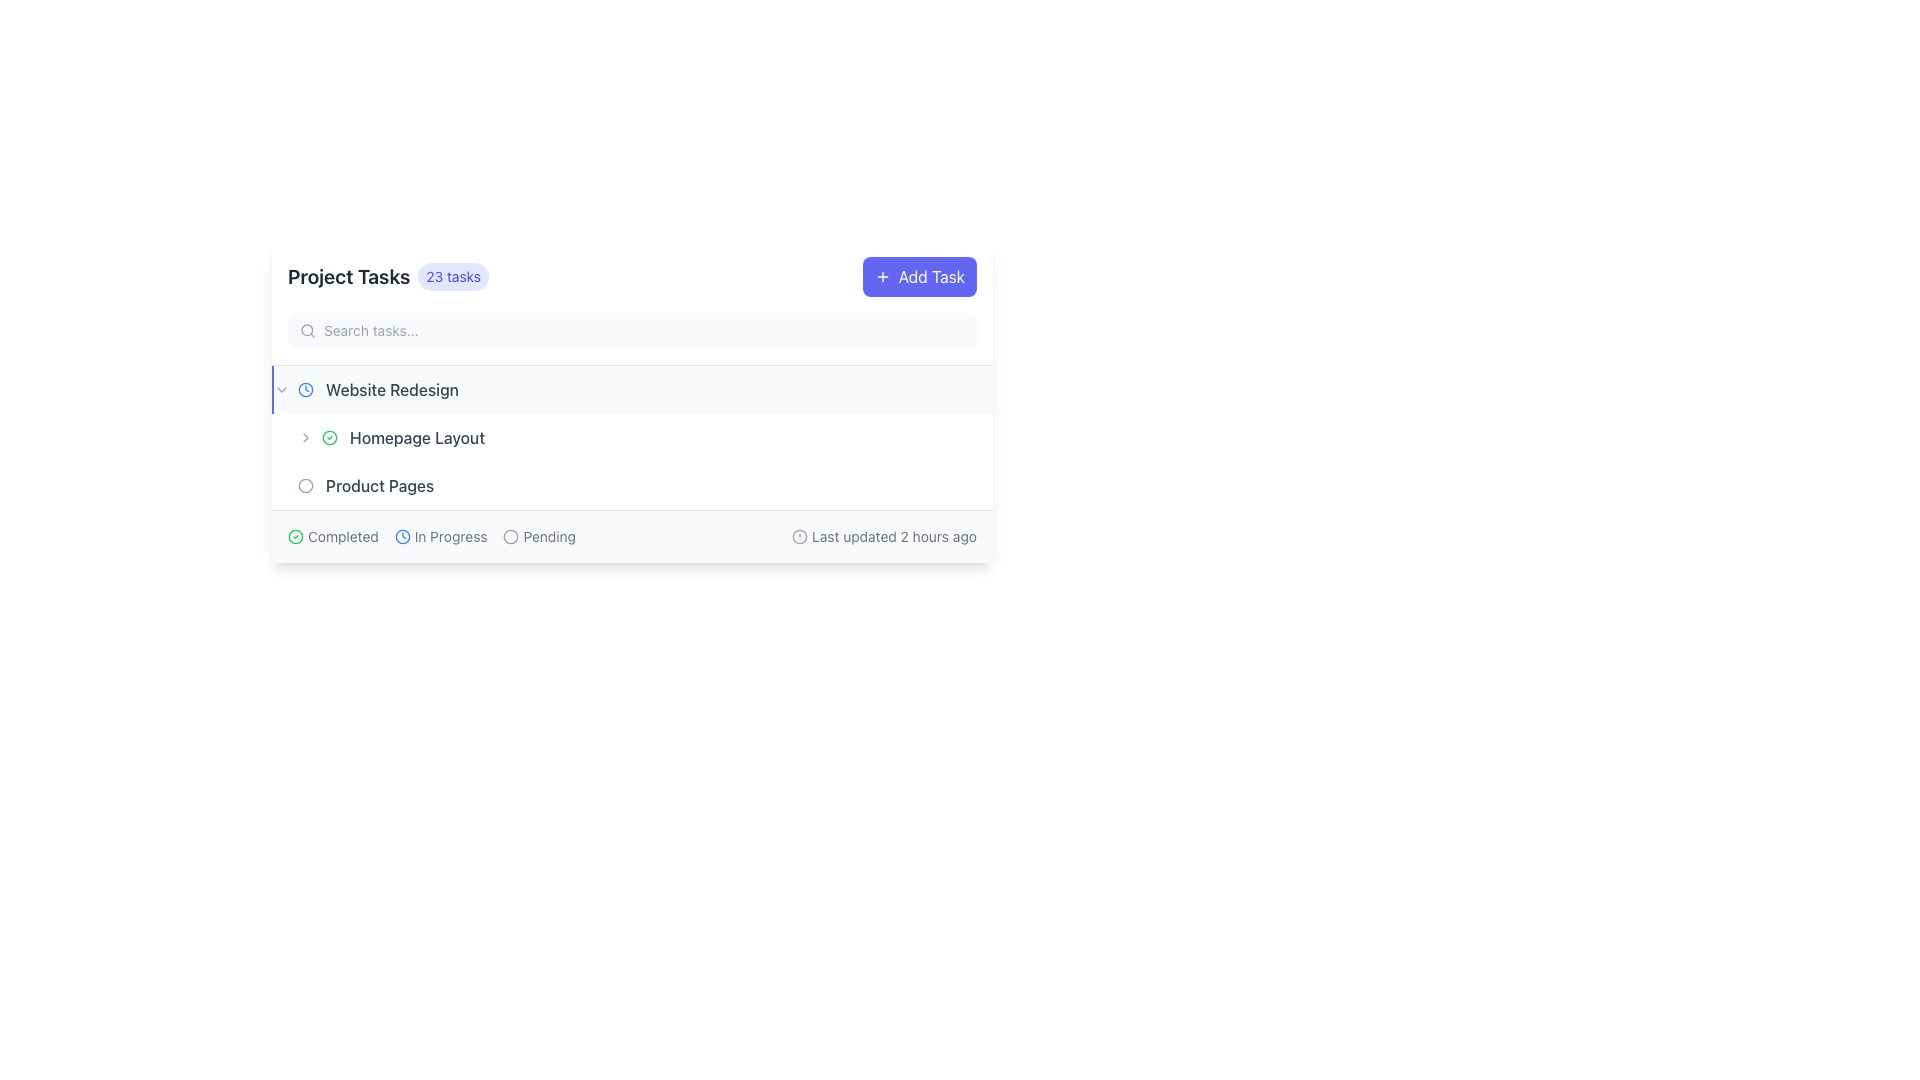 The height and width of the screenshot is (1080, 1920). I want to click on the 'Product Pages' text label in the 'Project Tasks' interface, so click(380, 486).